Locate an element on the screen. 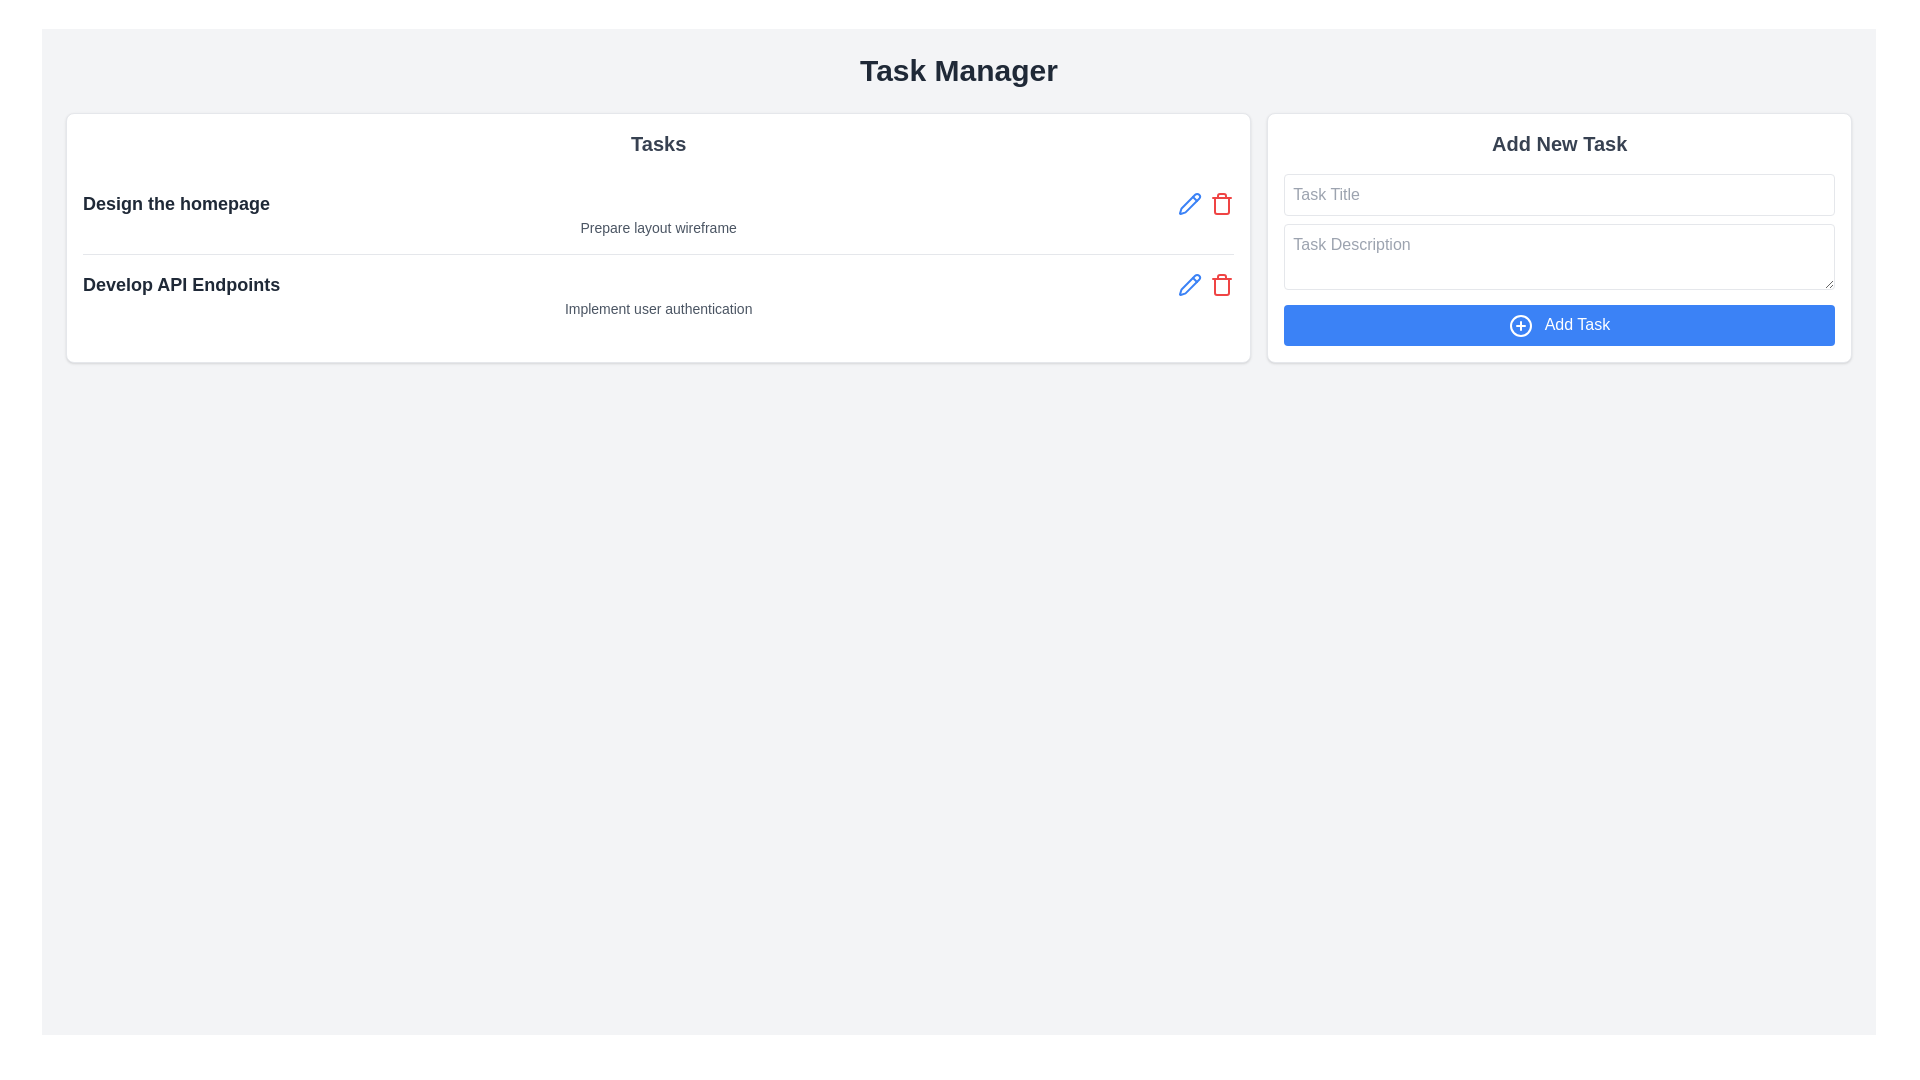 The width and height of the screenshot is (1920, 1080). the delete button located at the far right of the second task in the task management interface to possibly reveal additional information is located at coordinates (1221, 285).